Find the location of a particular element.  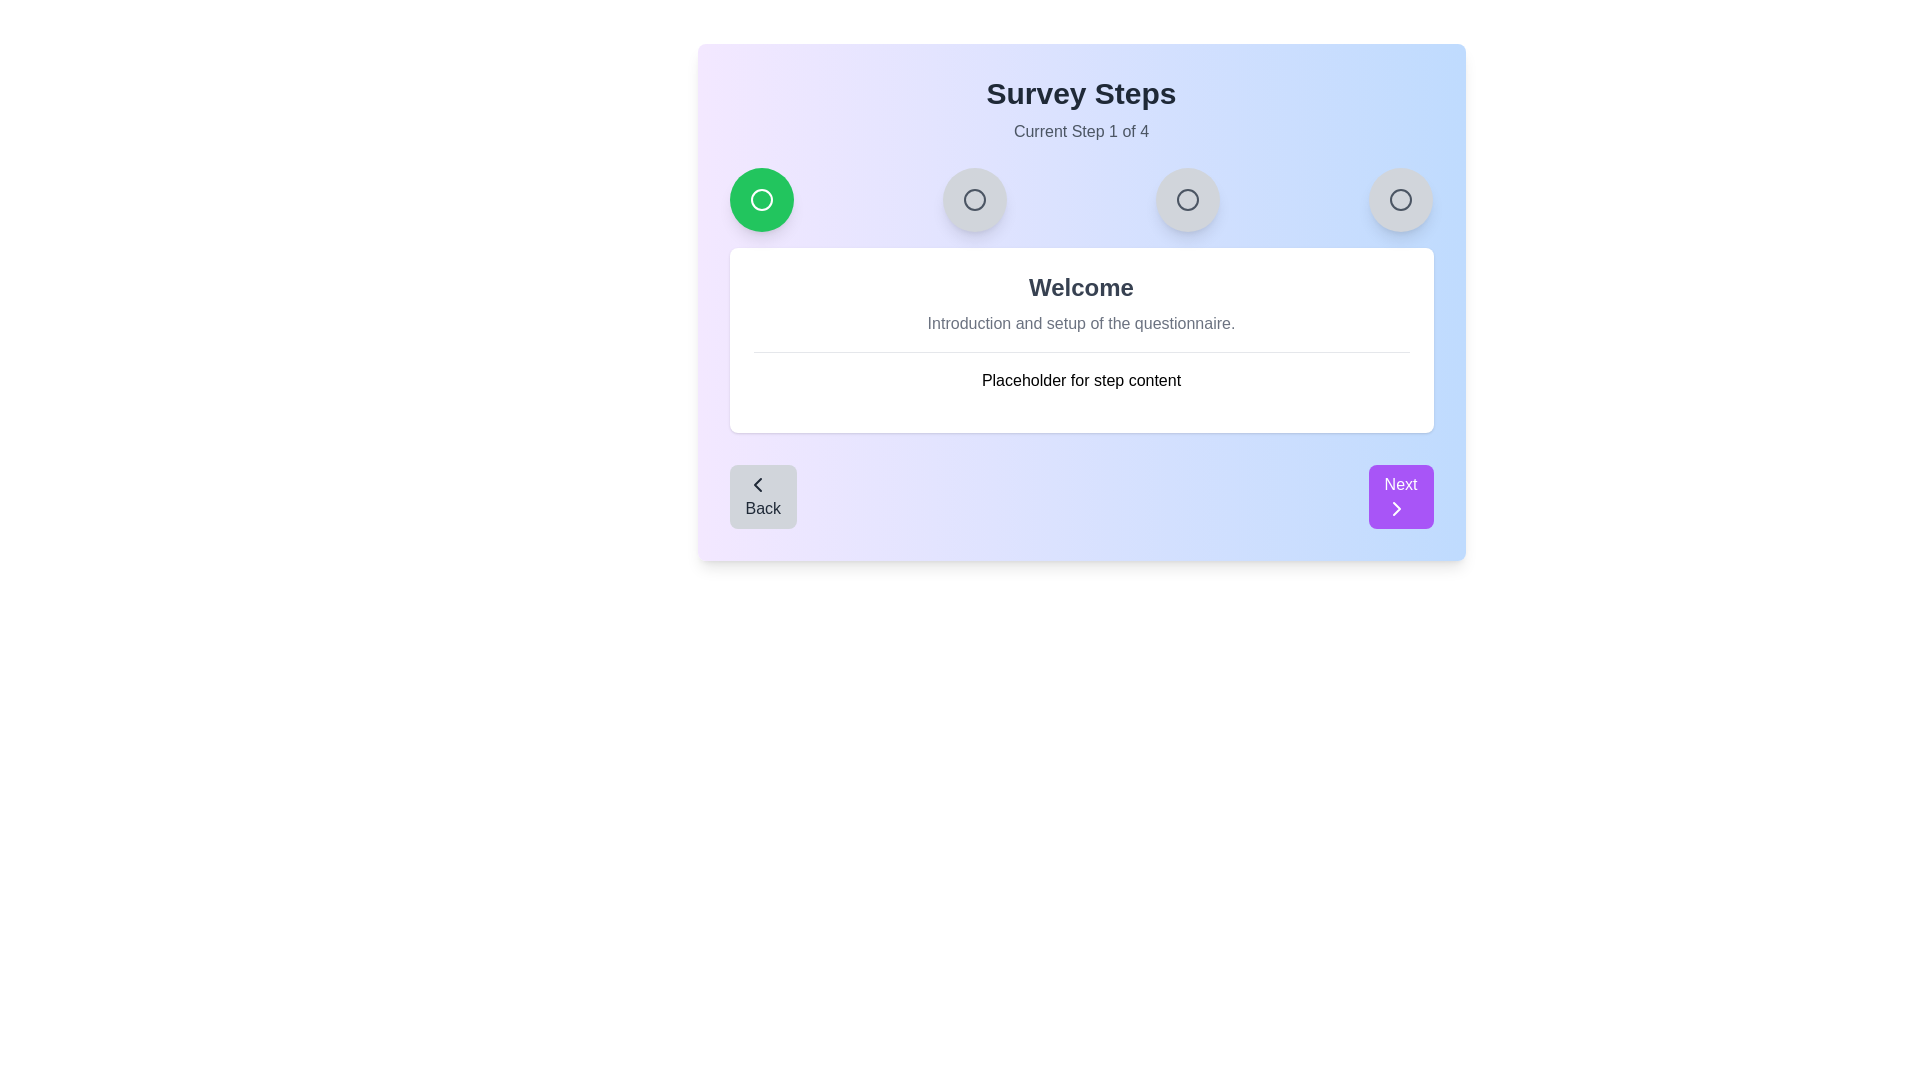

the fourth step indicator in the survey or progress bar at the top of the layout, which is aligned on the right end of the row is located at coordinates (1400, 200).